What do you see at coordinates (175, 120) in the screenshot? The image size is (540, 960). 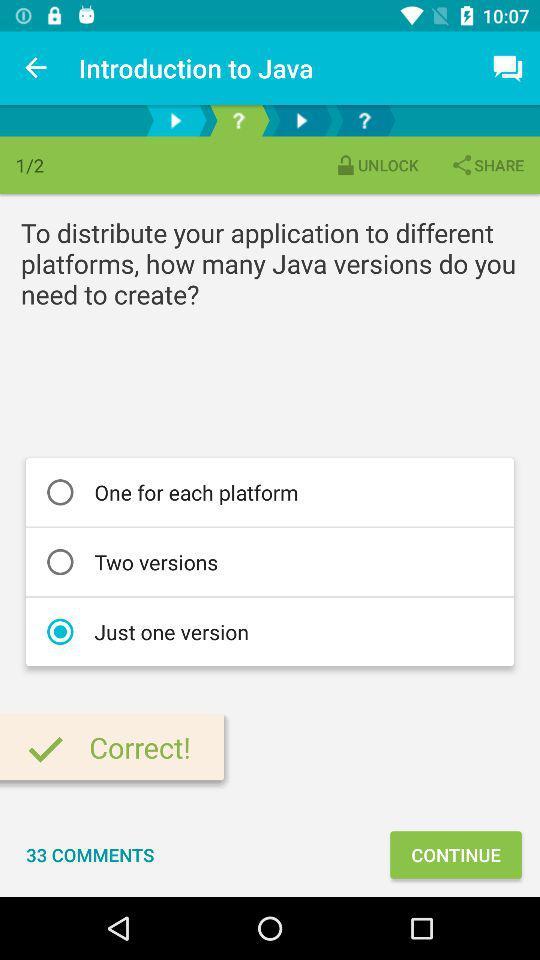 I see `advance to next page` at bounding box center [175, 120].